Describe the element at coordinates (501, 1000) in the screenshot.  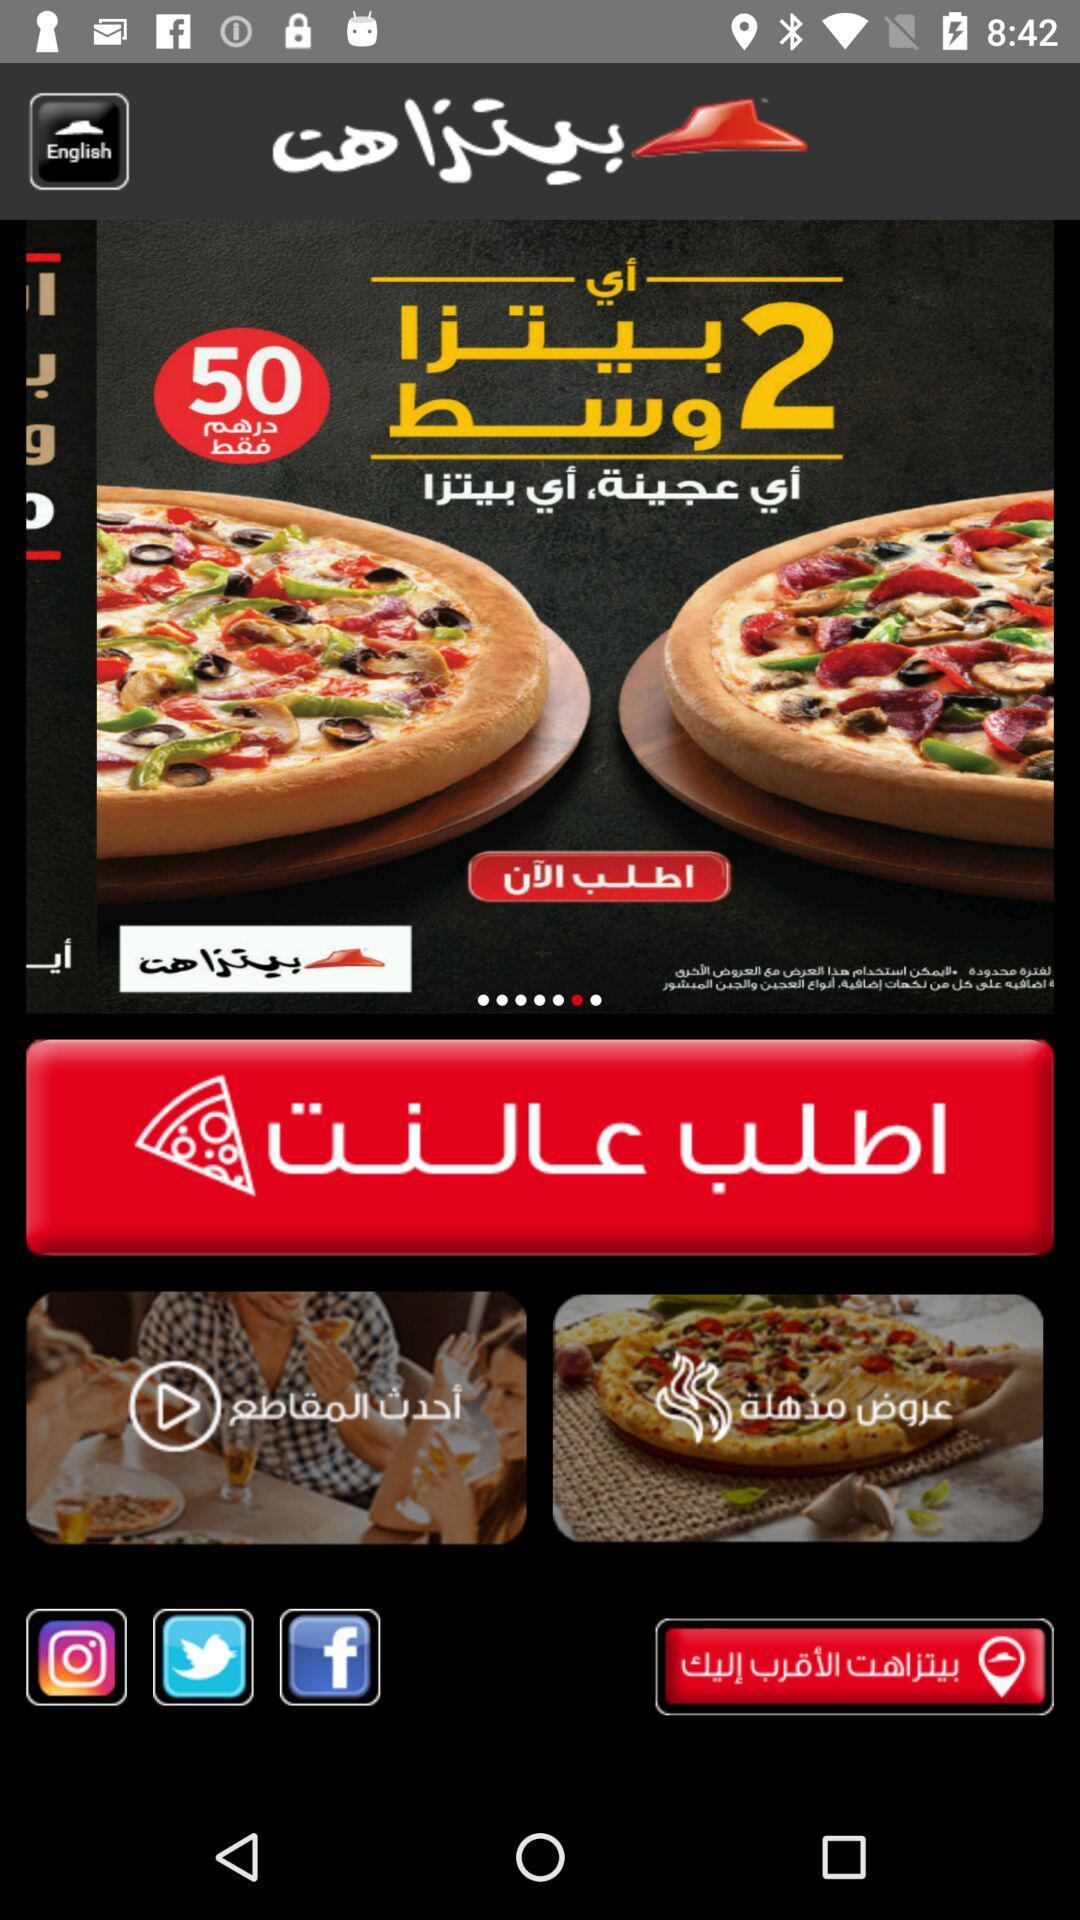
I see `second special` at that location.